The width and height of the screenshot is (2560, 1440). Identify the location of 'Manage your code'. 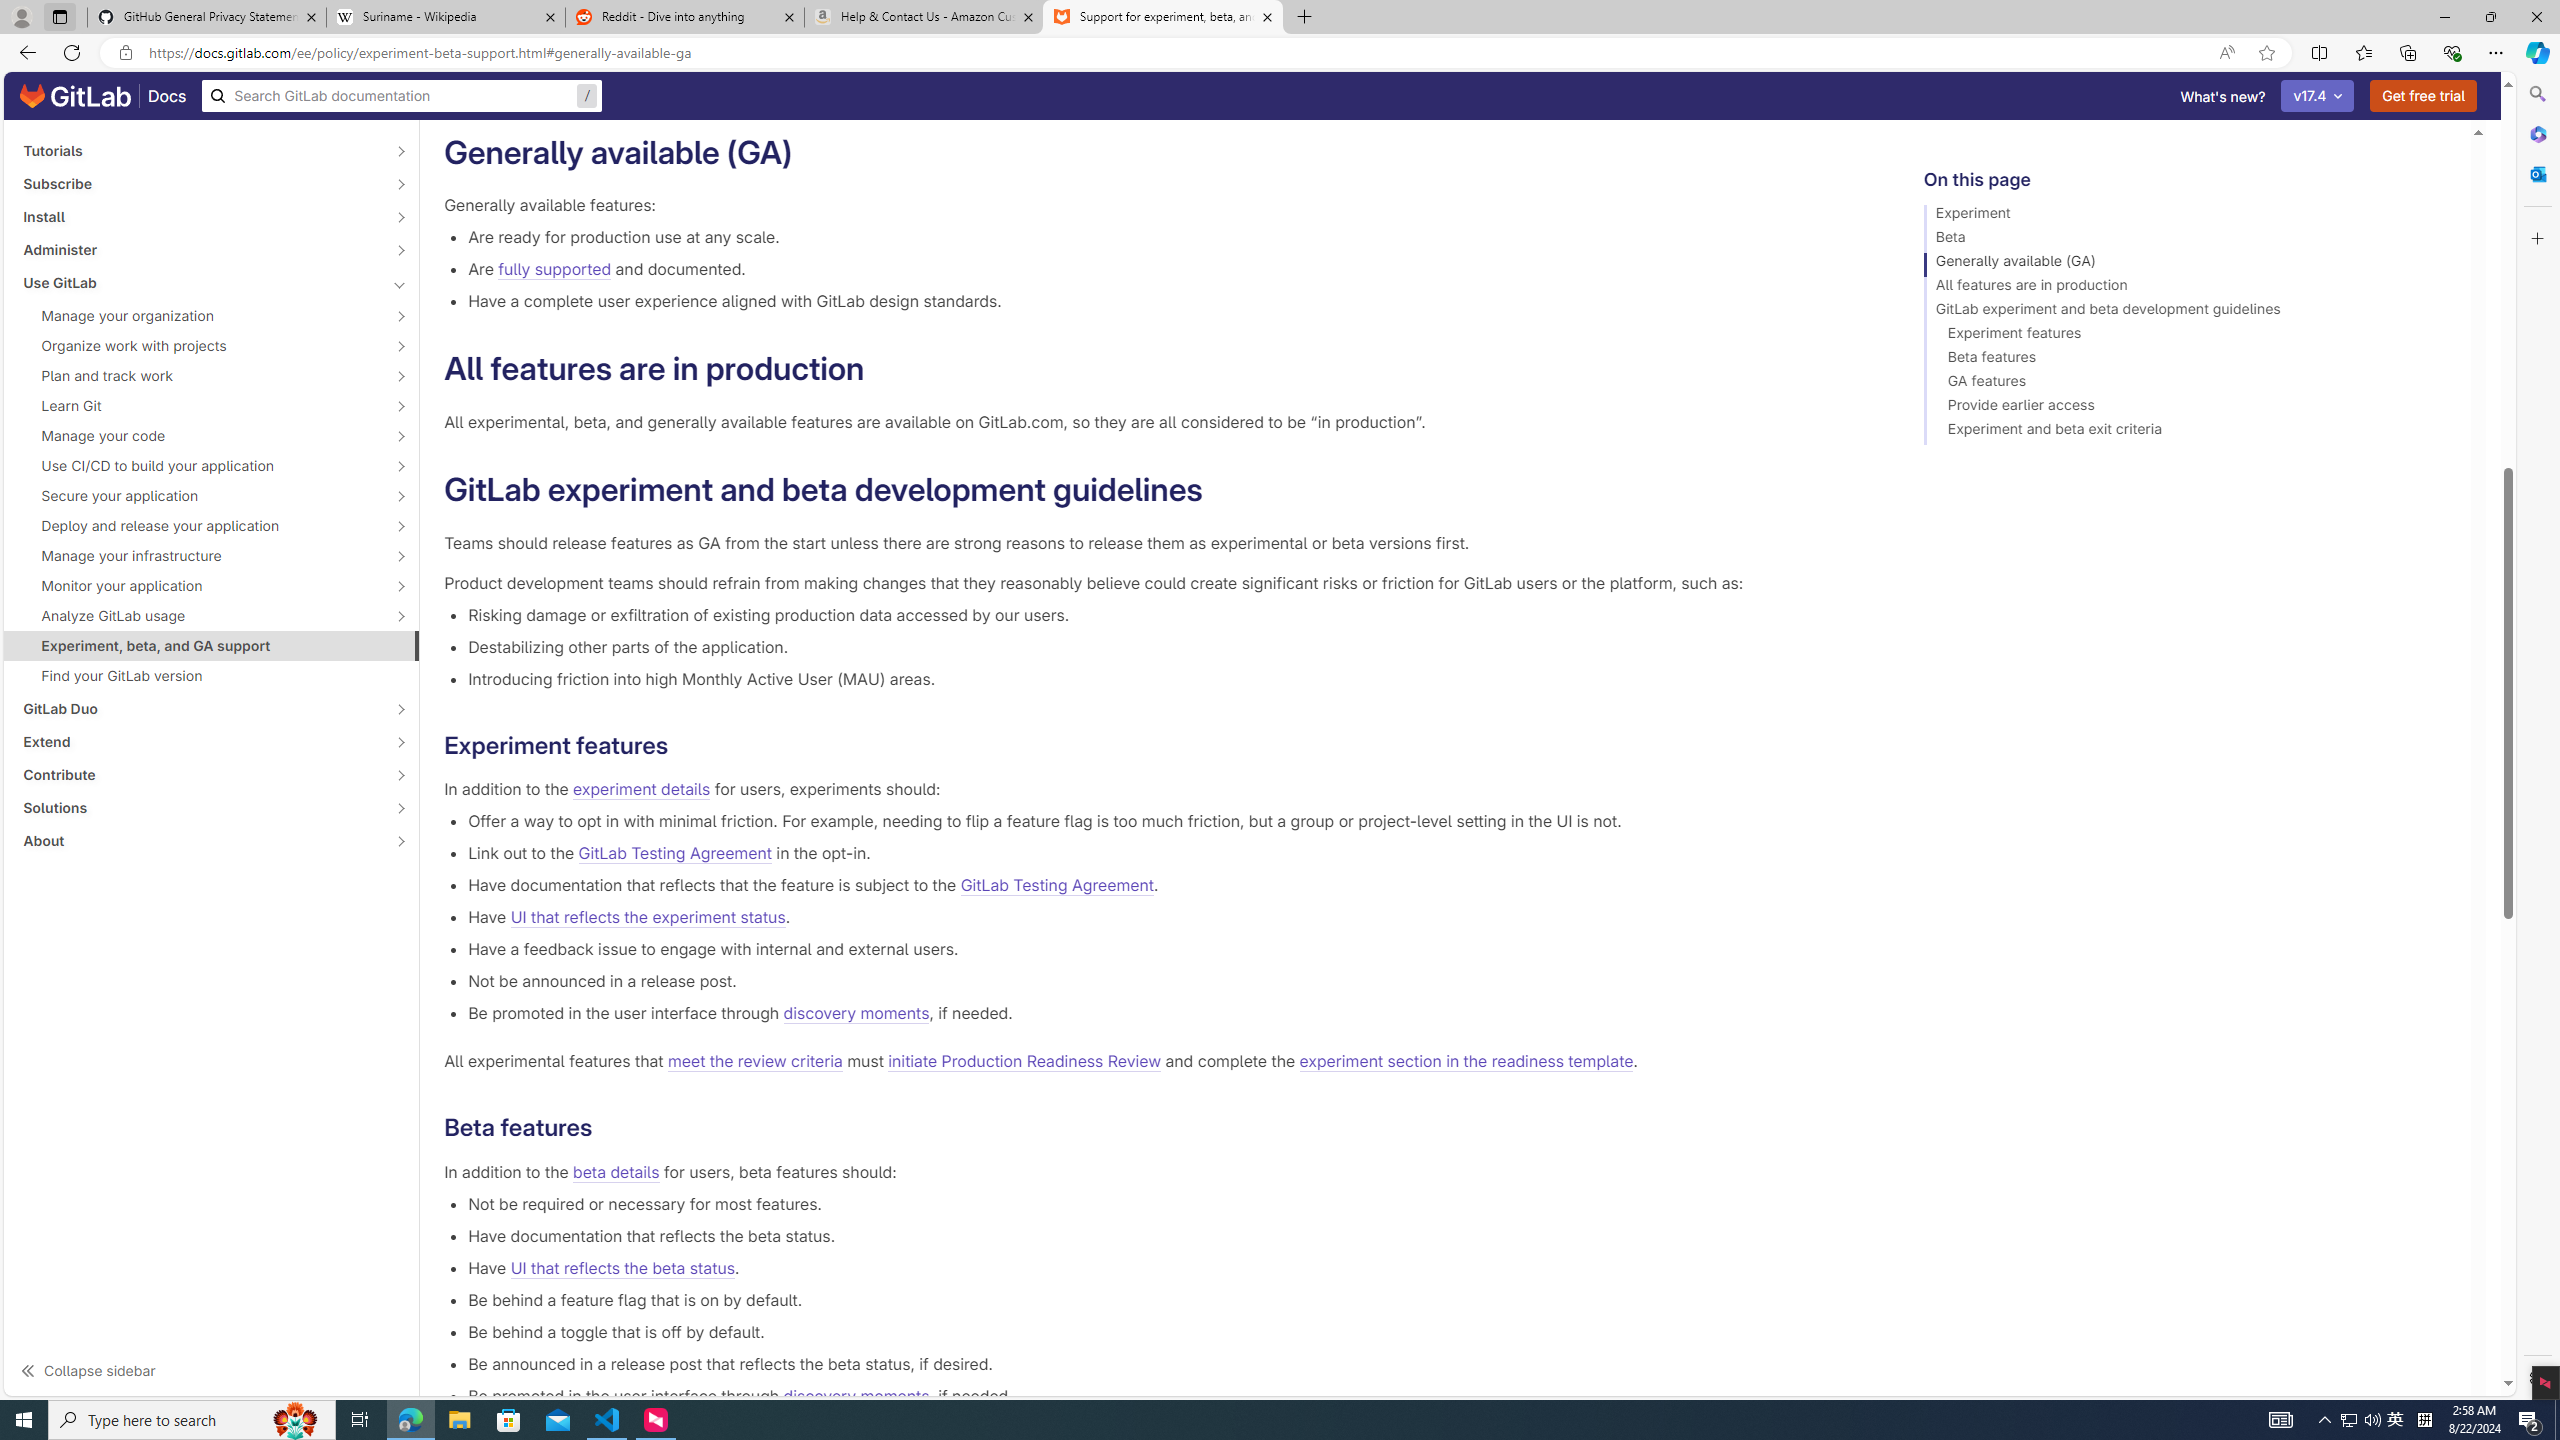
(199, 434).